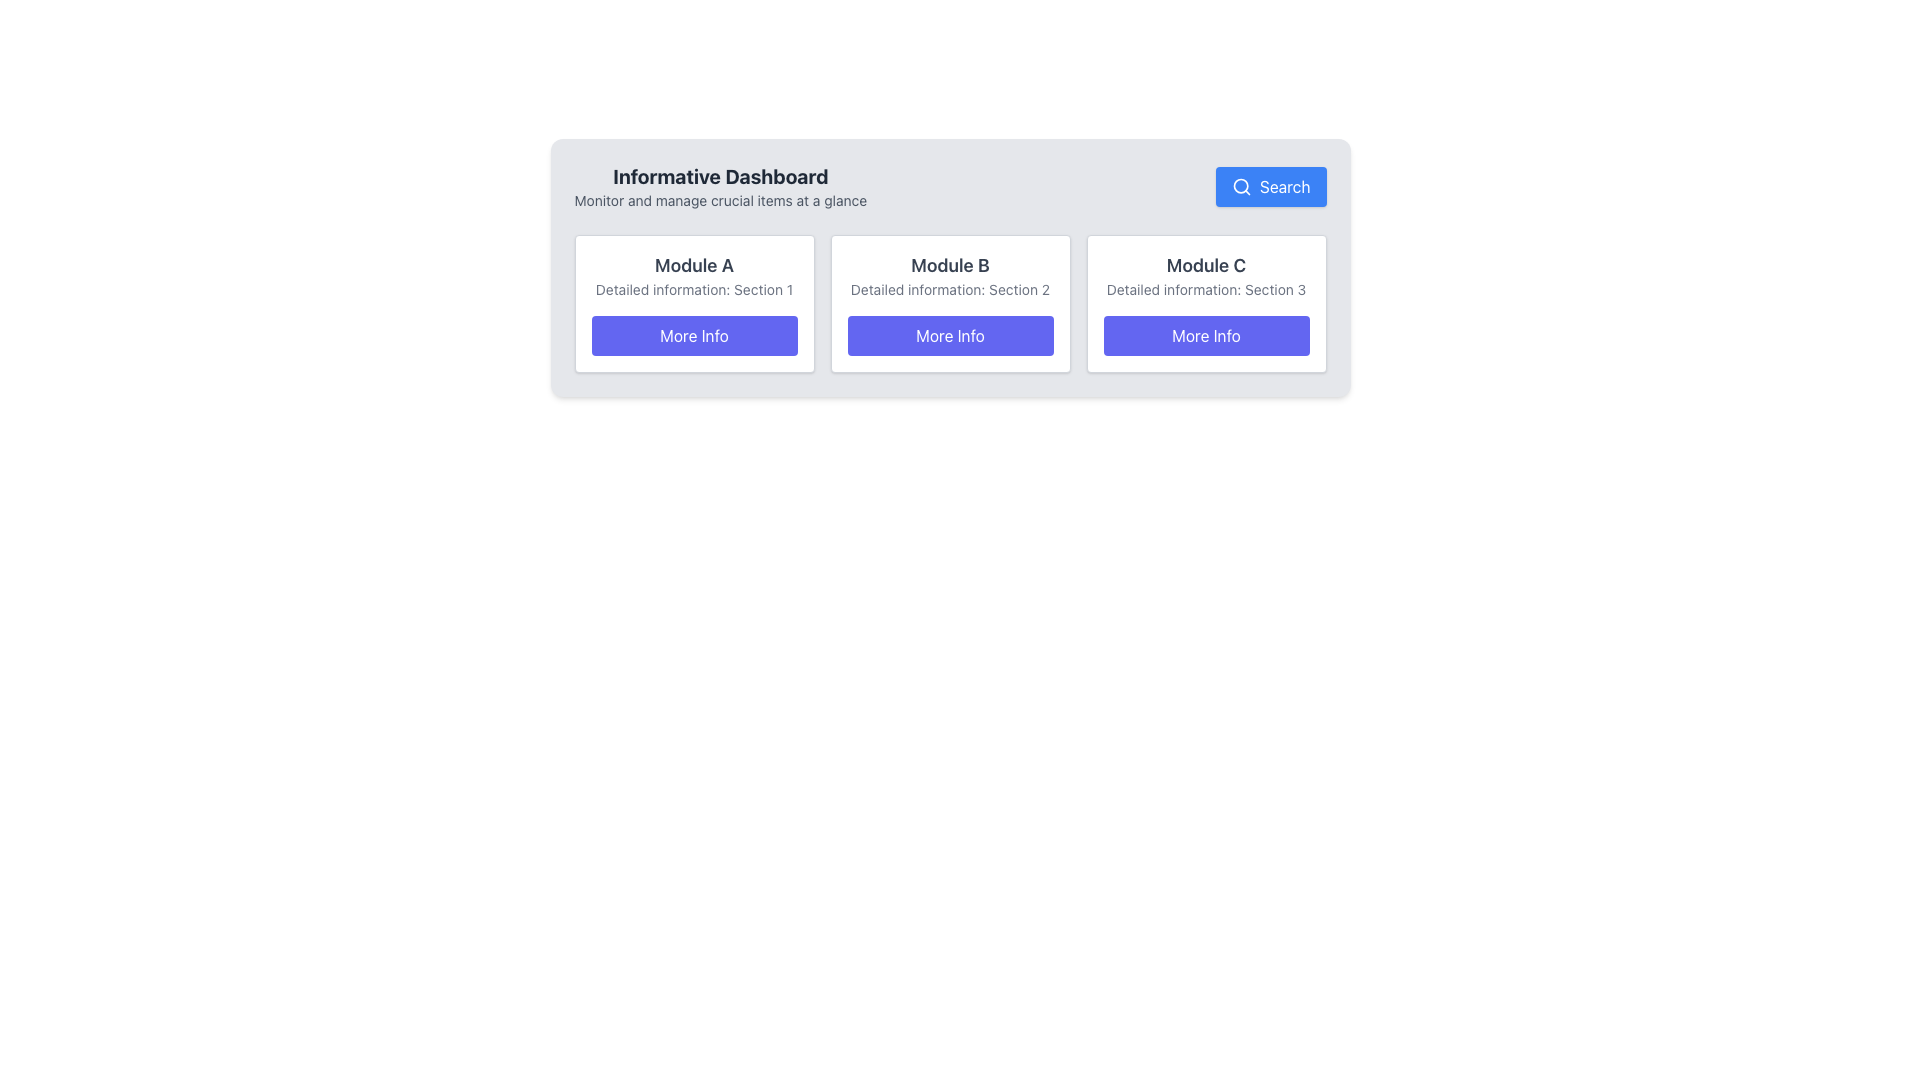 The width and height of the screenshot is (1920, 1080). Describe the element at coordinates (949, 334) in the screenshot. I see `the button that triggers additional information about 'Module B', located below the description text in the central module column` at that location.